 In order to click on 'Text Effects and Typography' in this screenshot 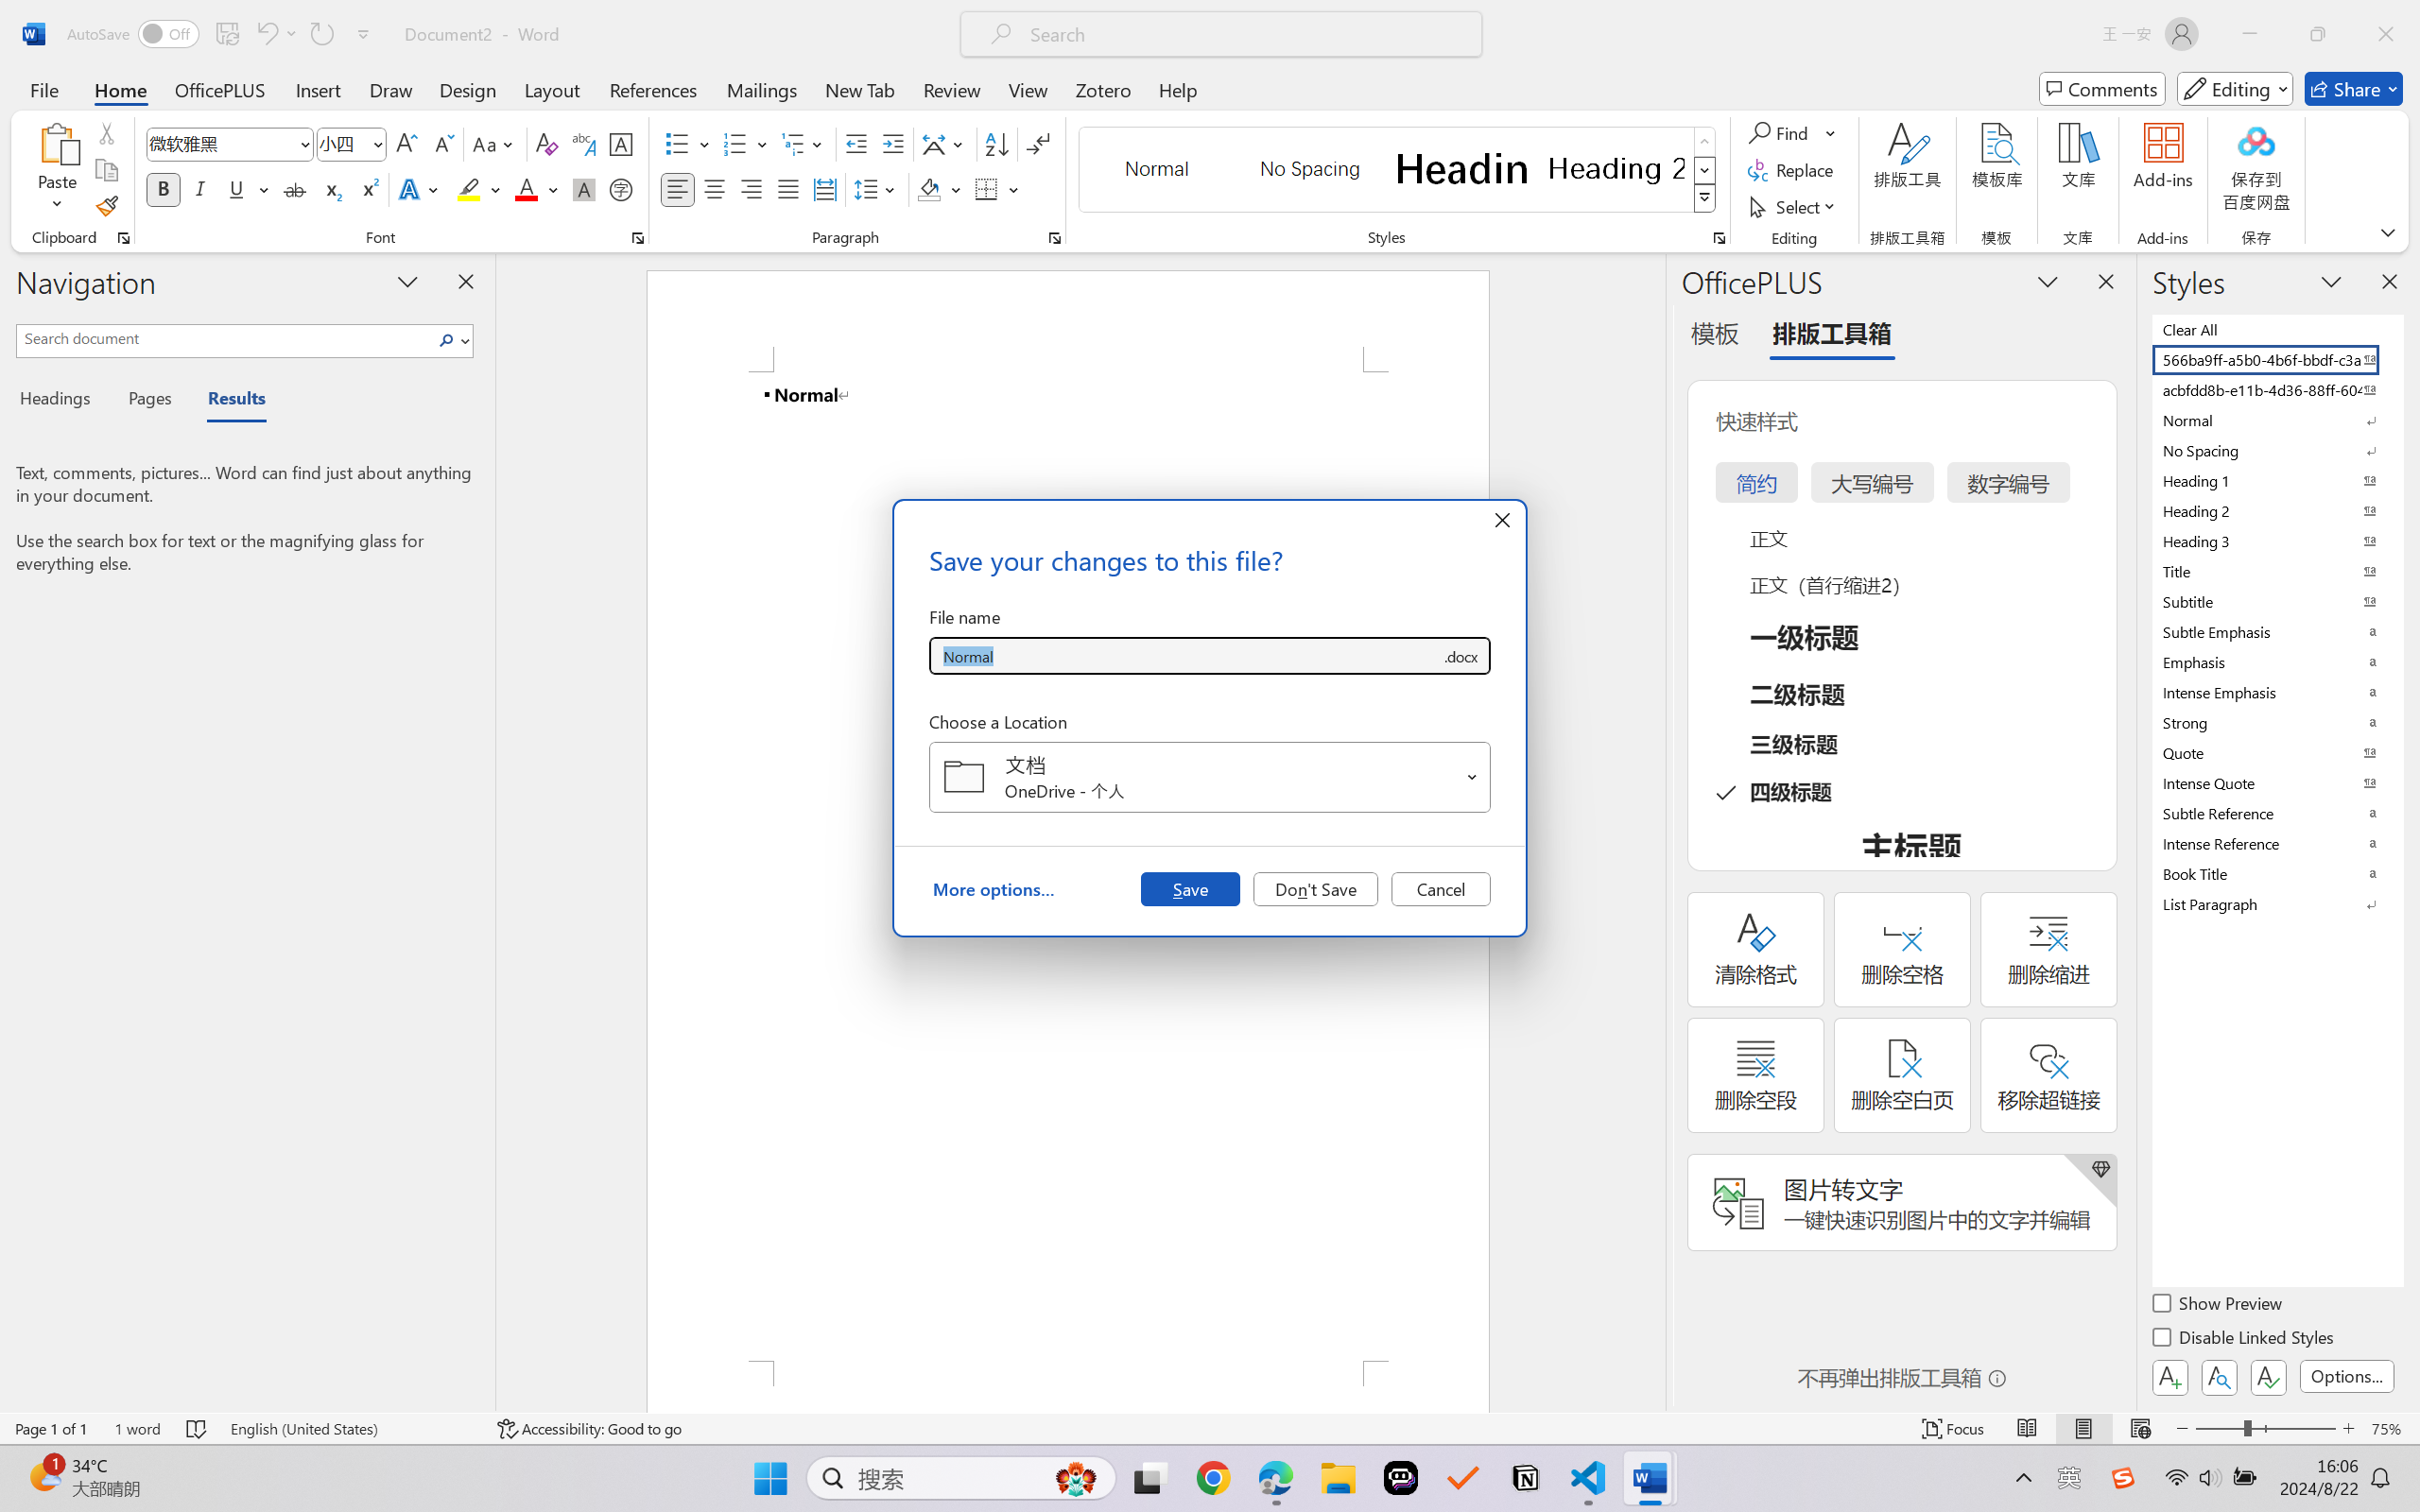, I will do `click(420, 188)`.